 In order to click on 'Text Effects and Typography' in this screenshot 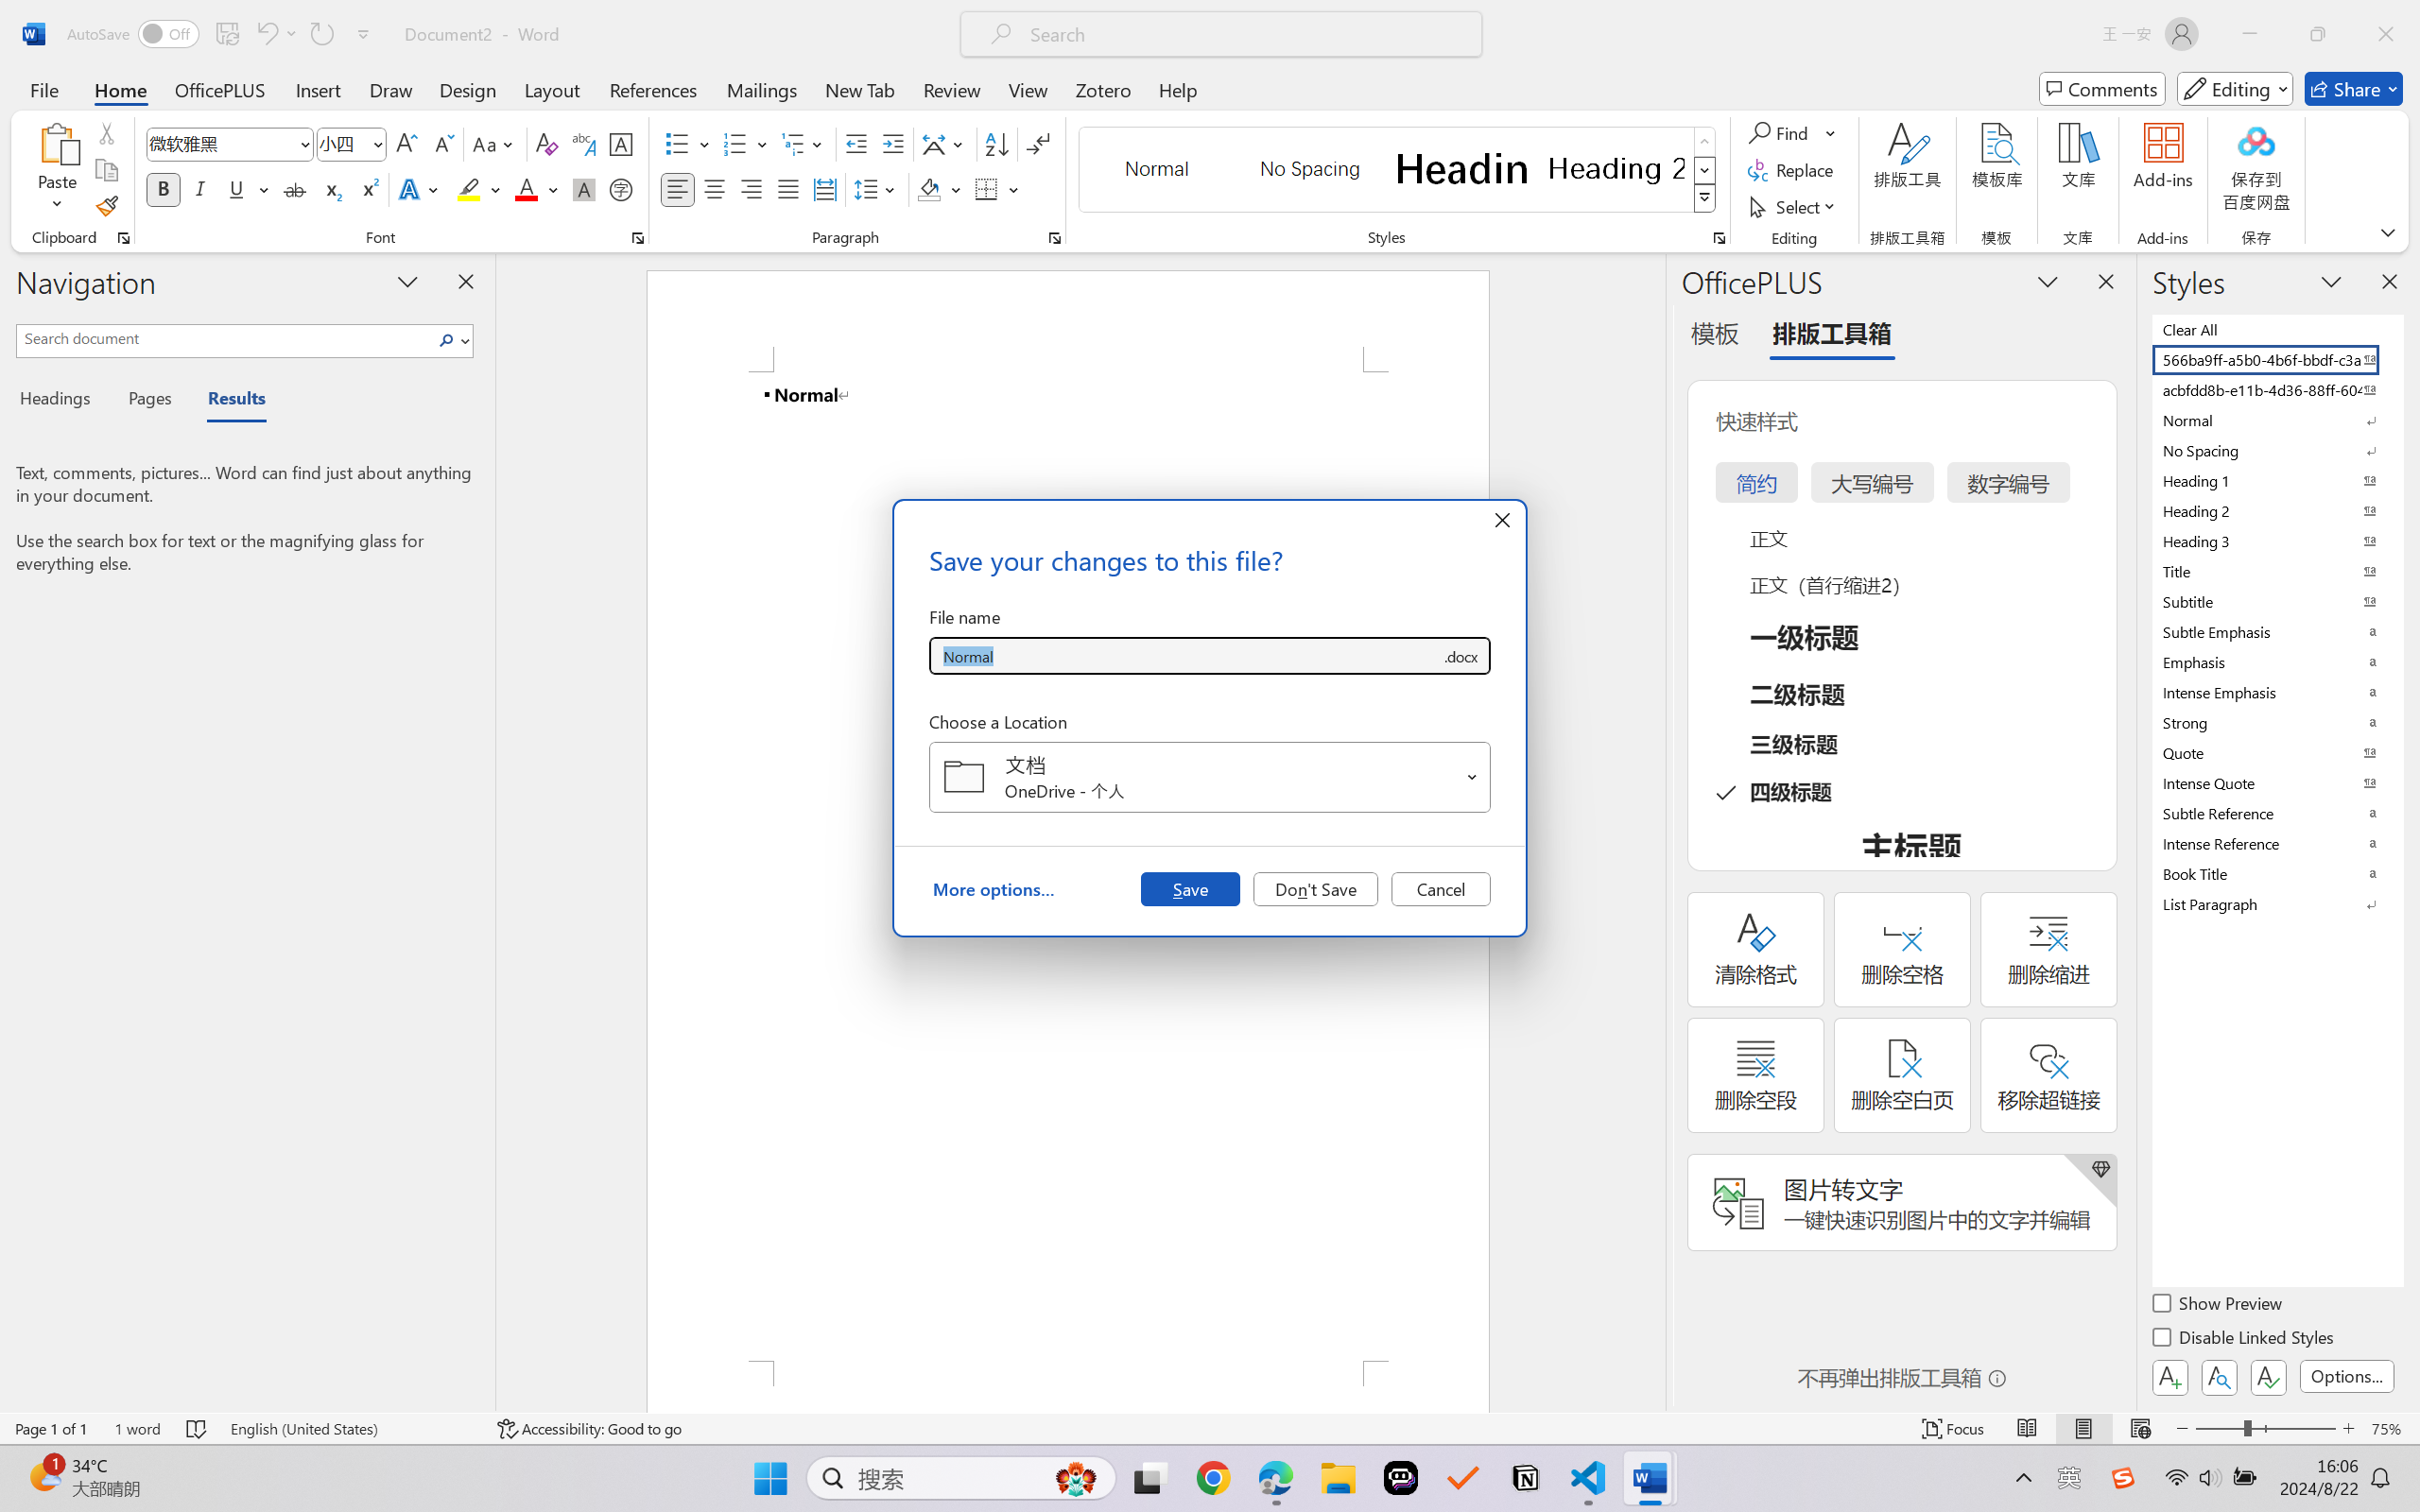, I will do `click(420, 188)`.